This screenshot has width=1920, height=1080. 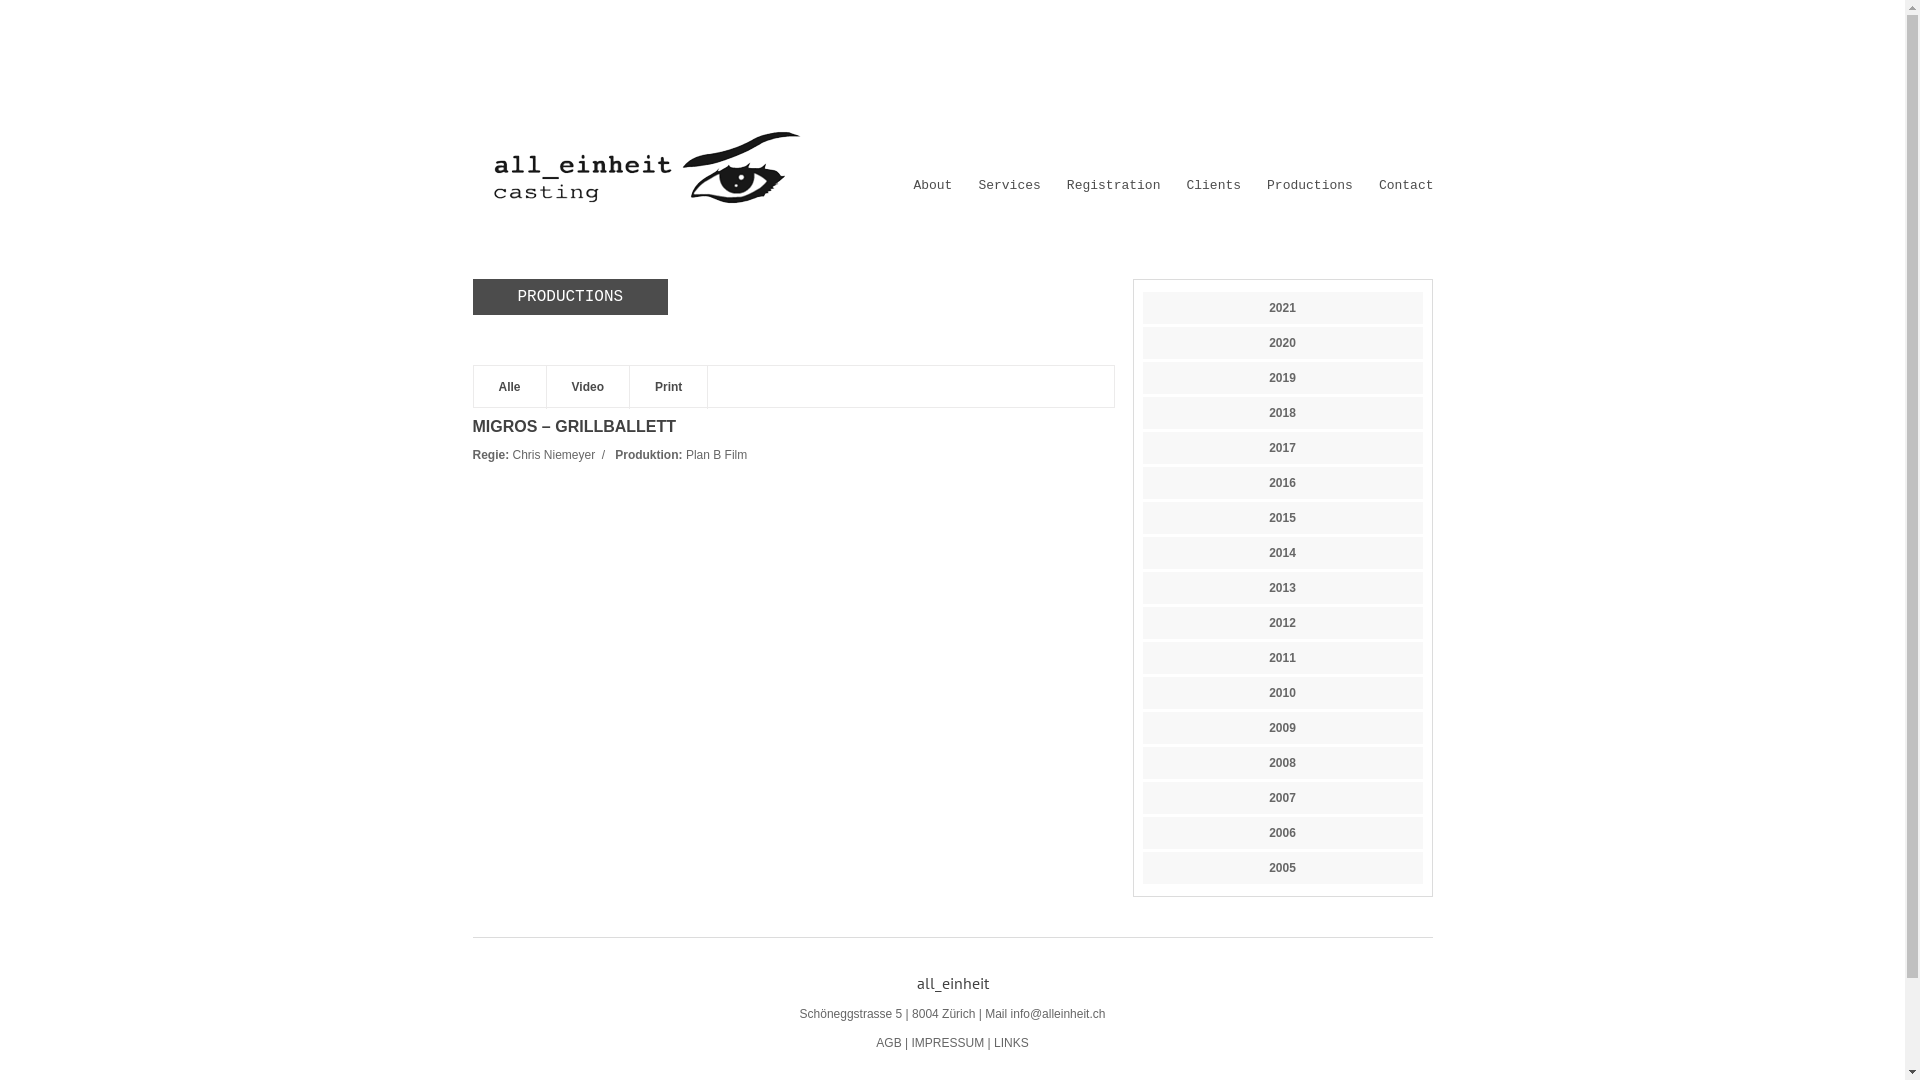 I want to click on '2020', so click(x=1267, y=342).